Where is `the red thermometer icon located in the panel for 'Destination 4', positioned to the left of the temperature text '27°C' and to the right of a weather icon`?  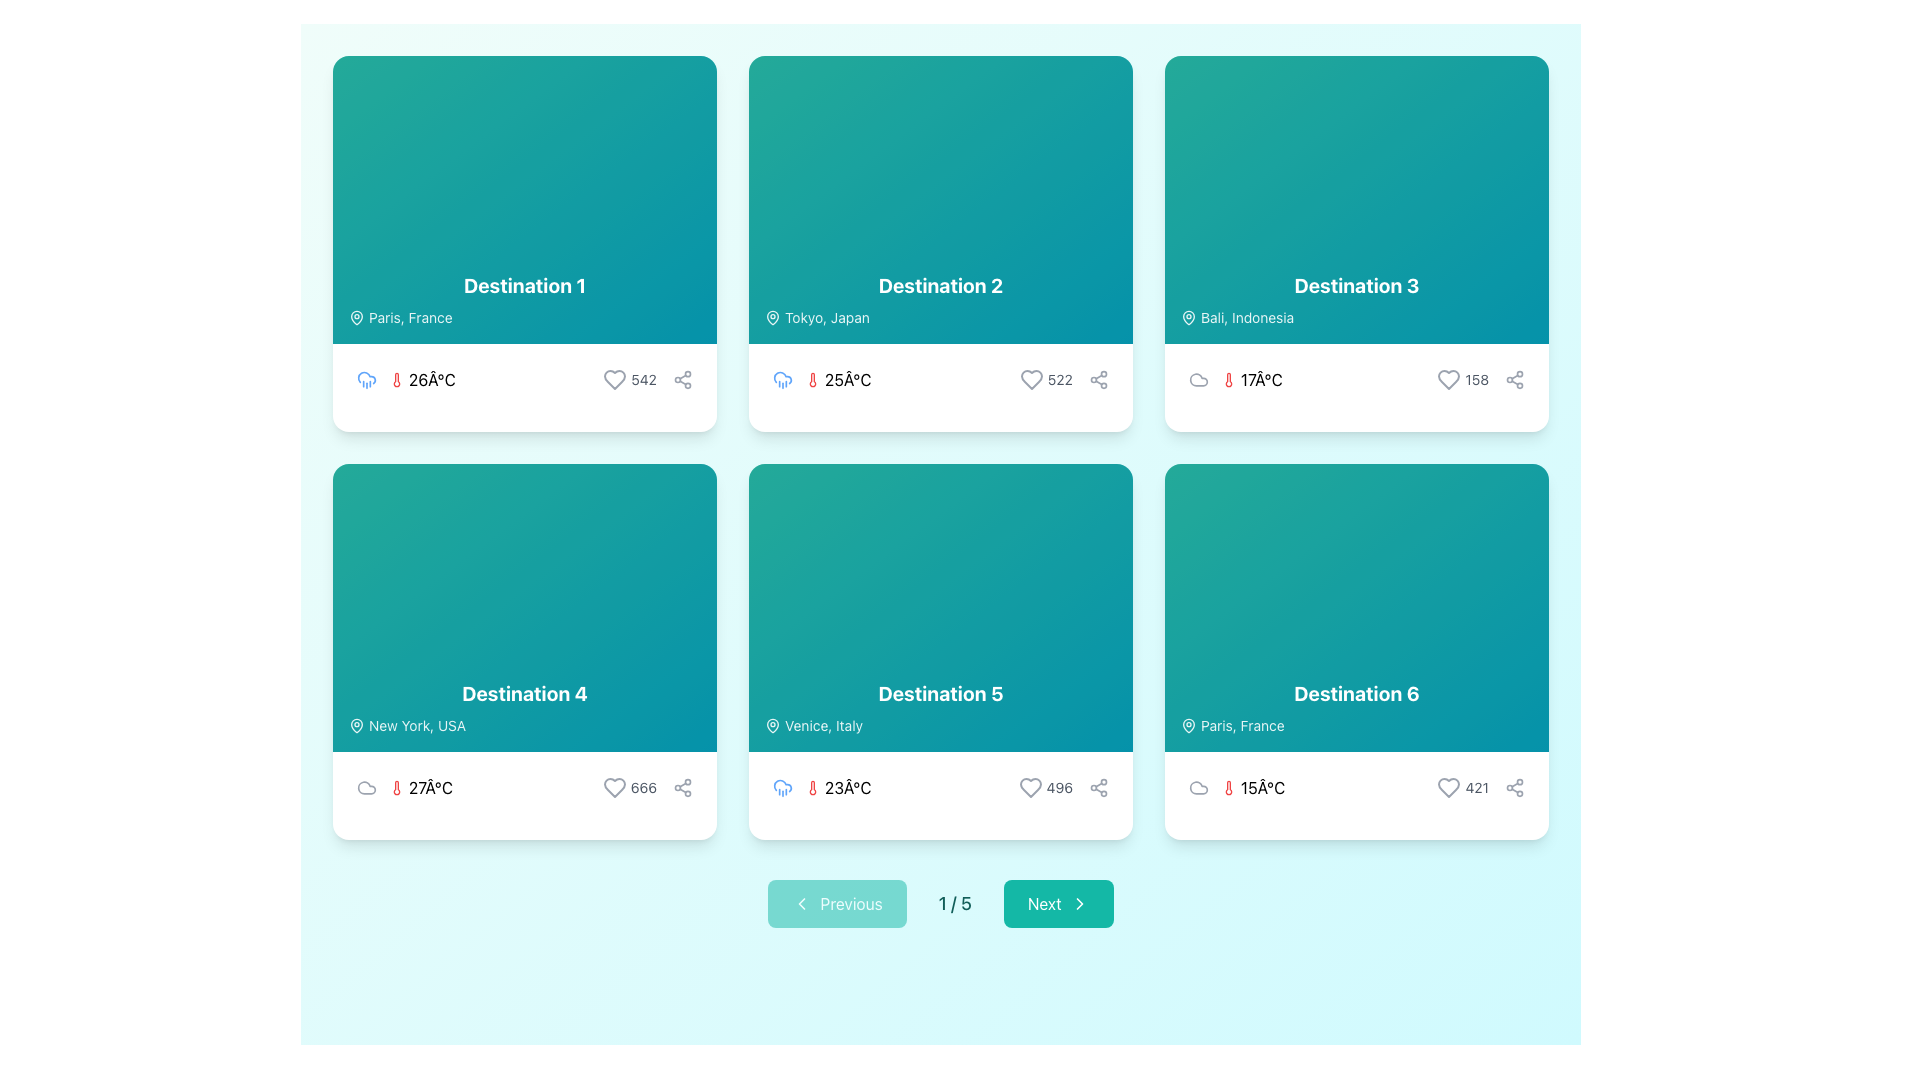 the red thermometer icon located in the panel for 'Destination 4', positioned to the left of the temperature text '27°C' and to the right of a weather icon is located at coordinates (397, 786).